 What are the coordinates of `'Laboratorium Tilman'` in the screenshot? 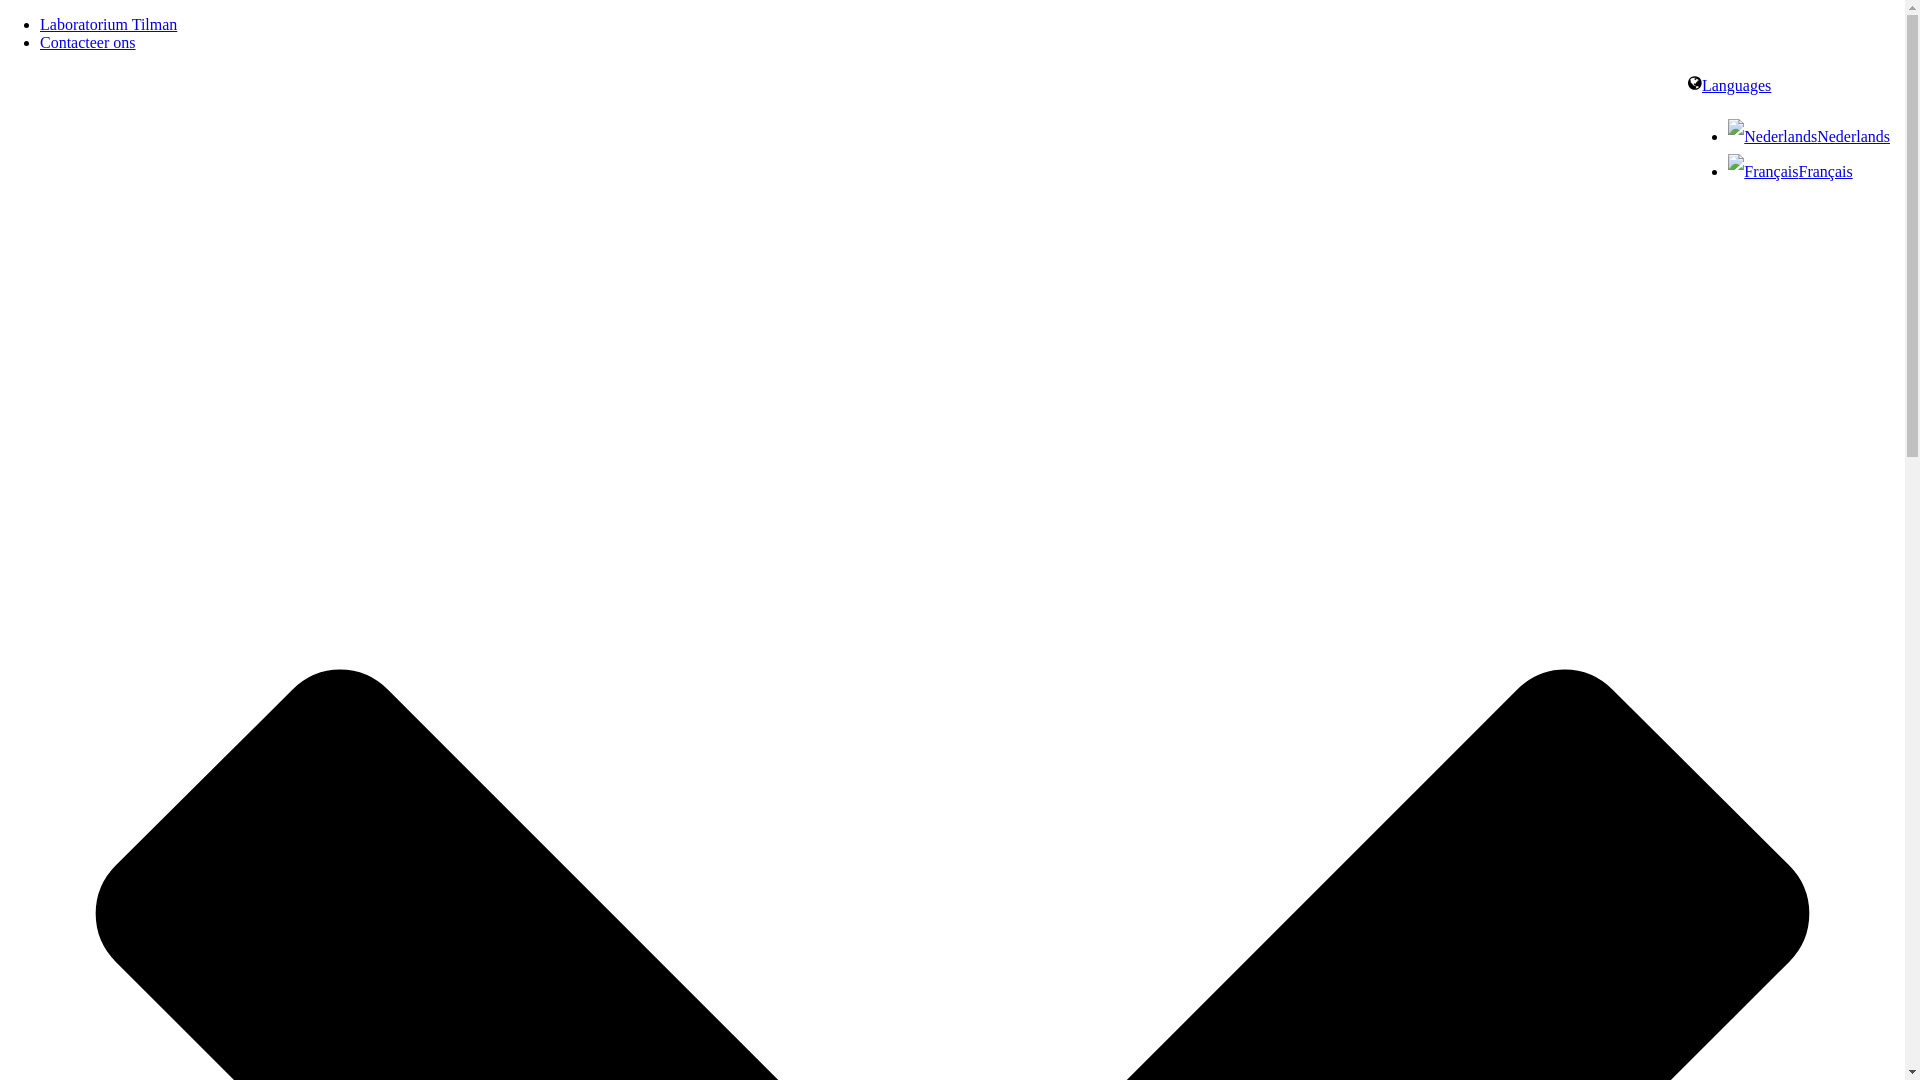 It's located at (107, 24).